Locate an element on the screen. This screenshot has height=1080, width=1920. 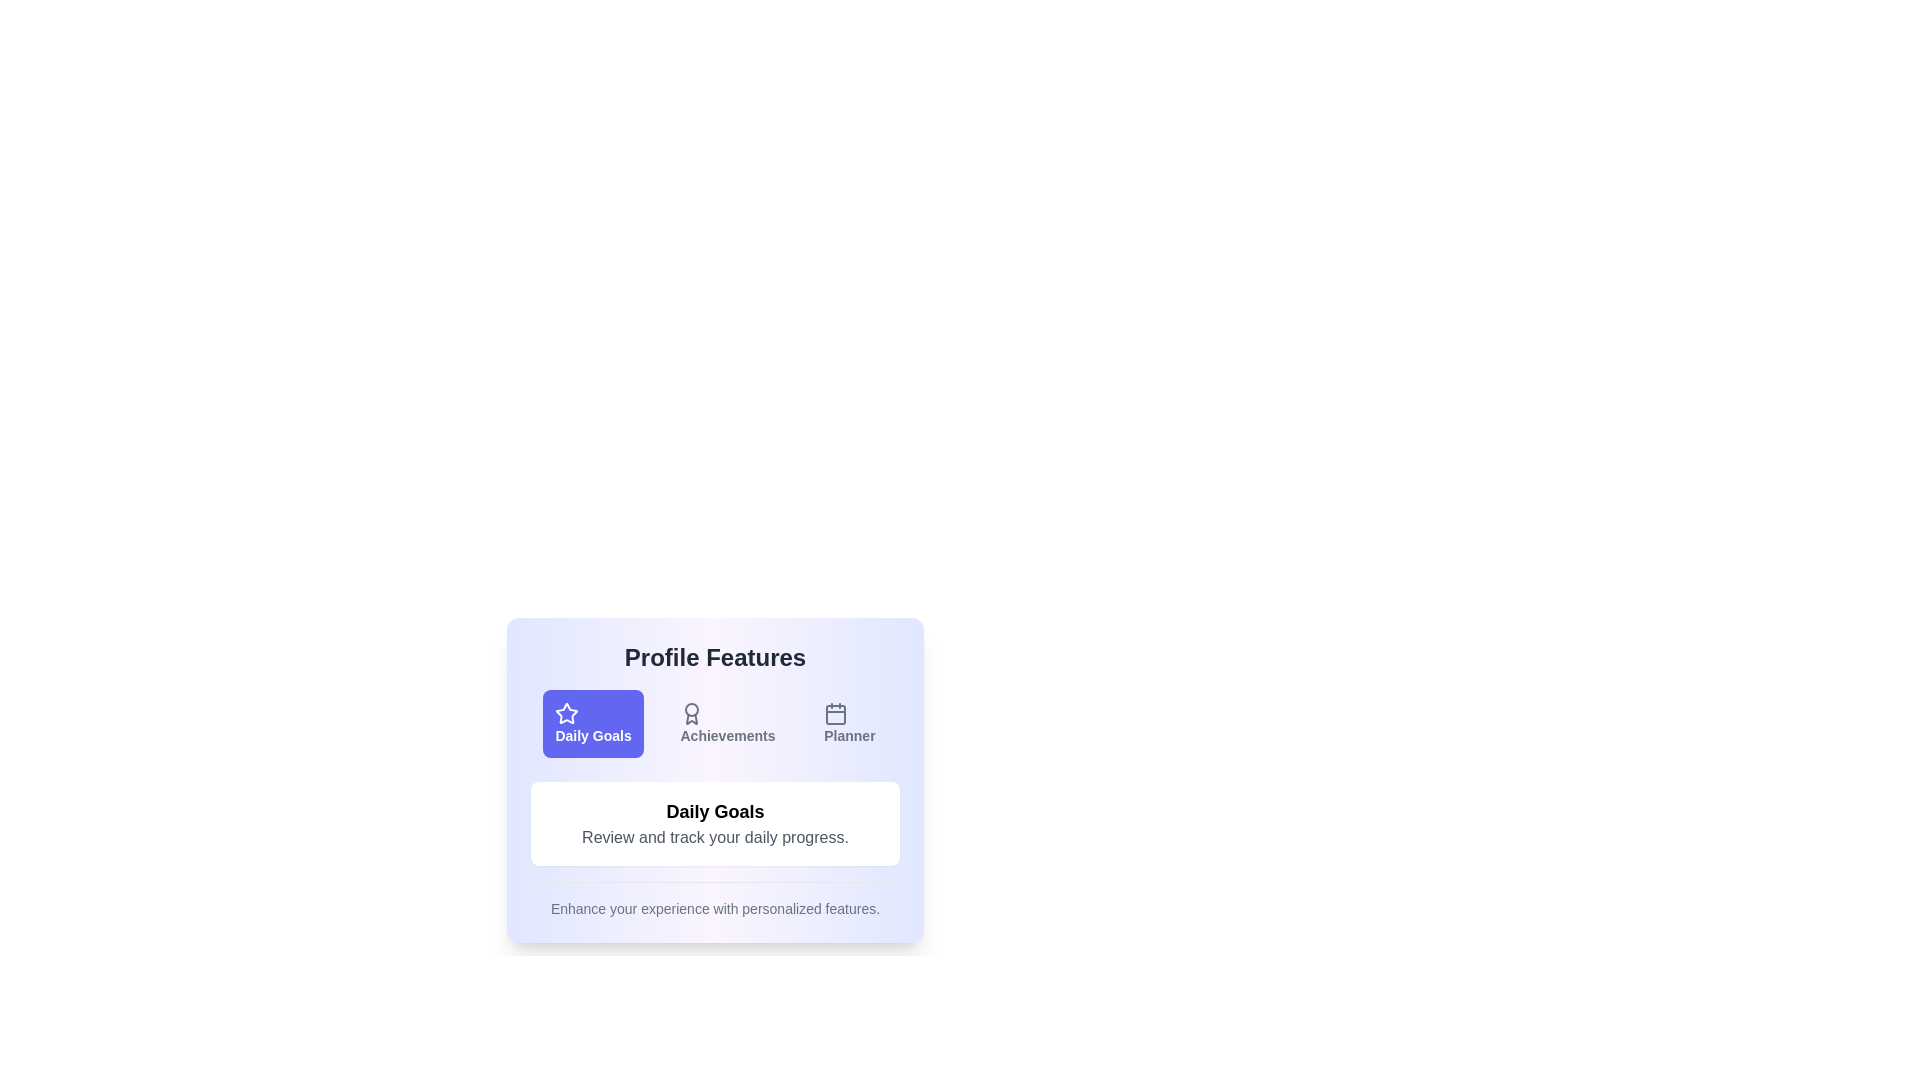
the button labeled Planner to observe its hover effect is located at coordinates (849, 724).